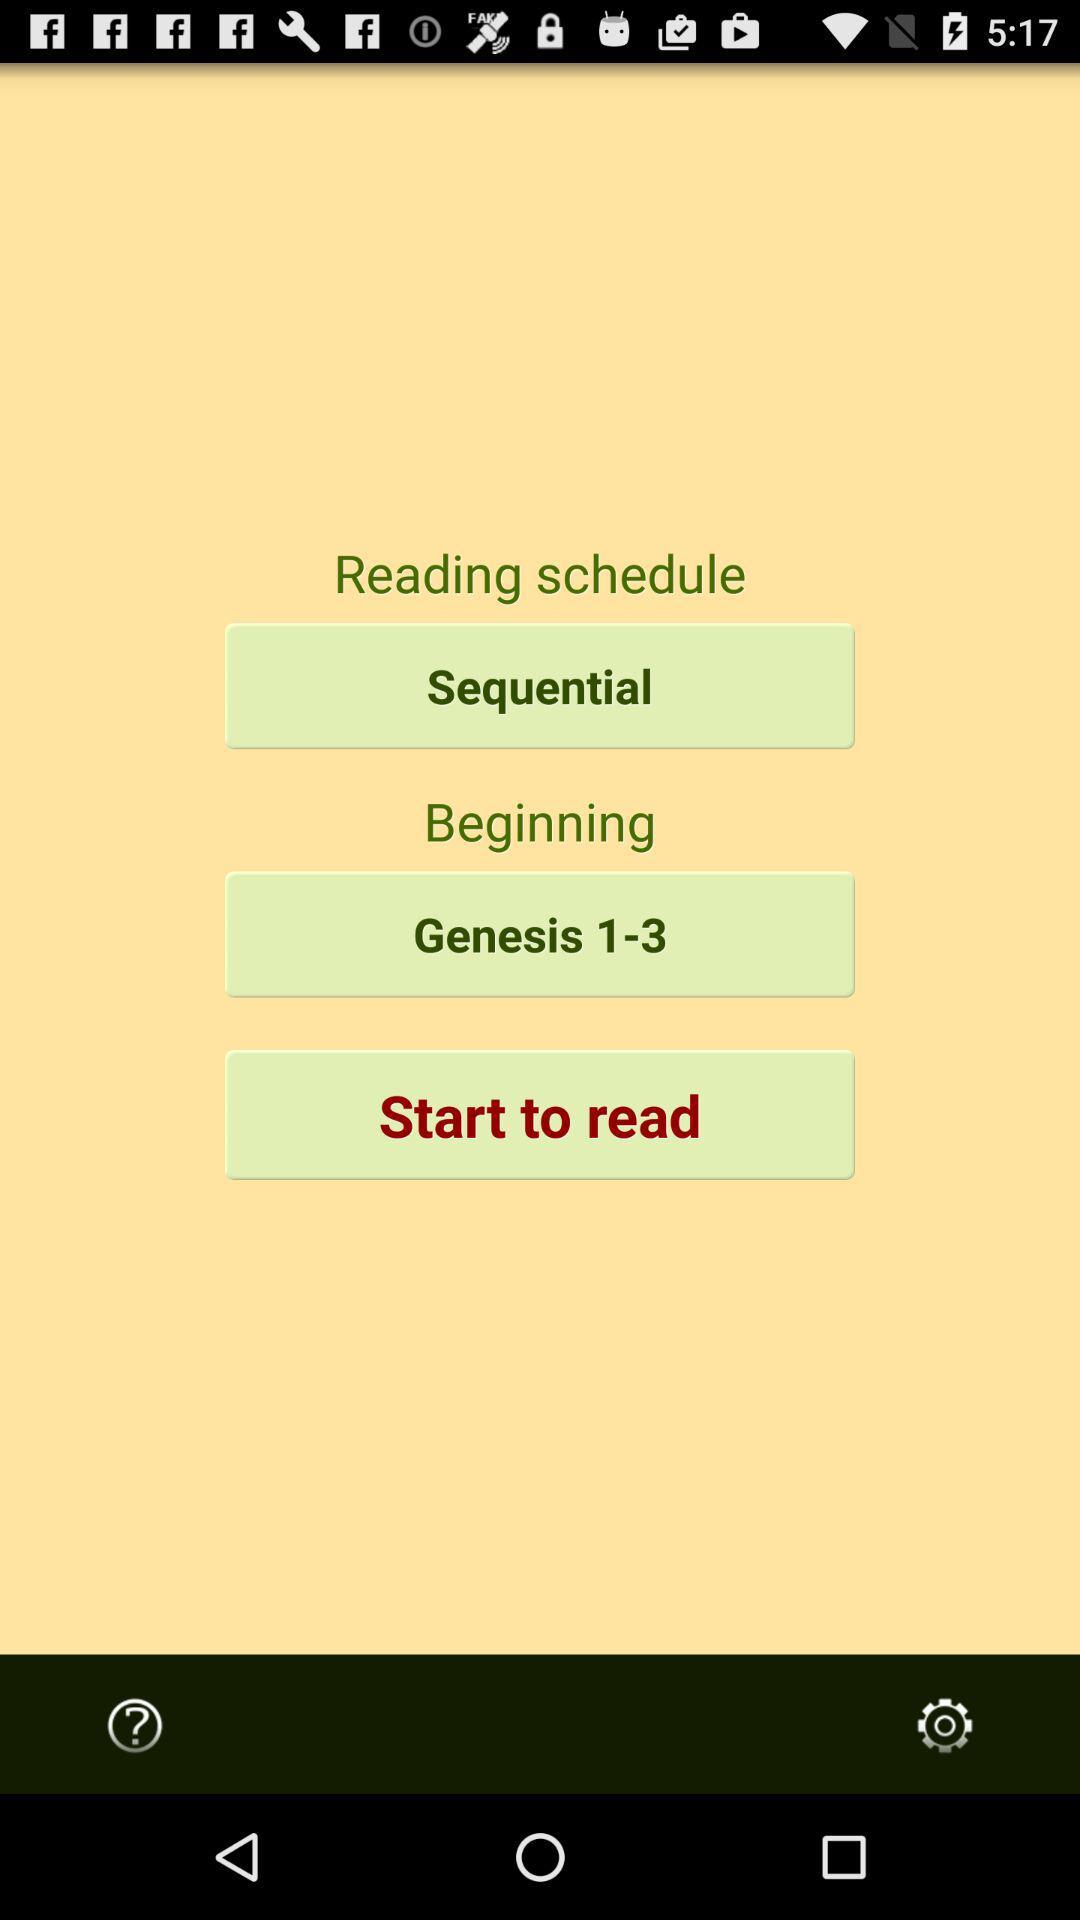 The width and height of the screenshot is (1080, 1920). I want to click on the icon above start to read item, so click(540, 933).